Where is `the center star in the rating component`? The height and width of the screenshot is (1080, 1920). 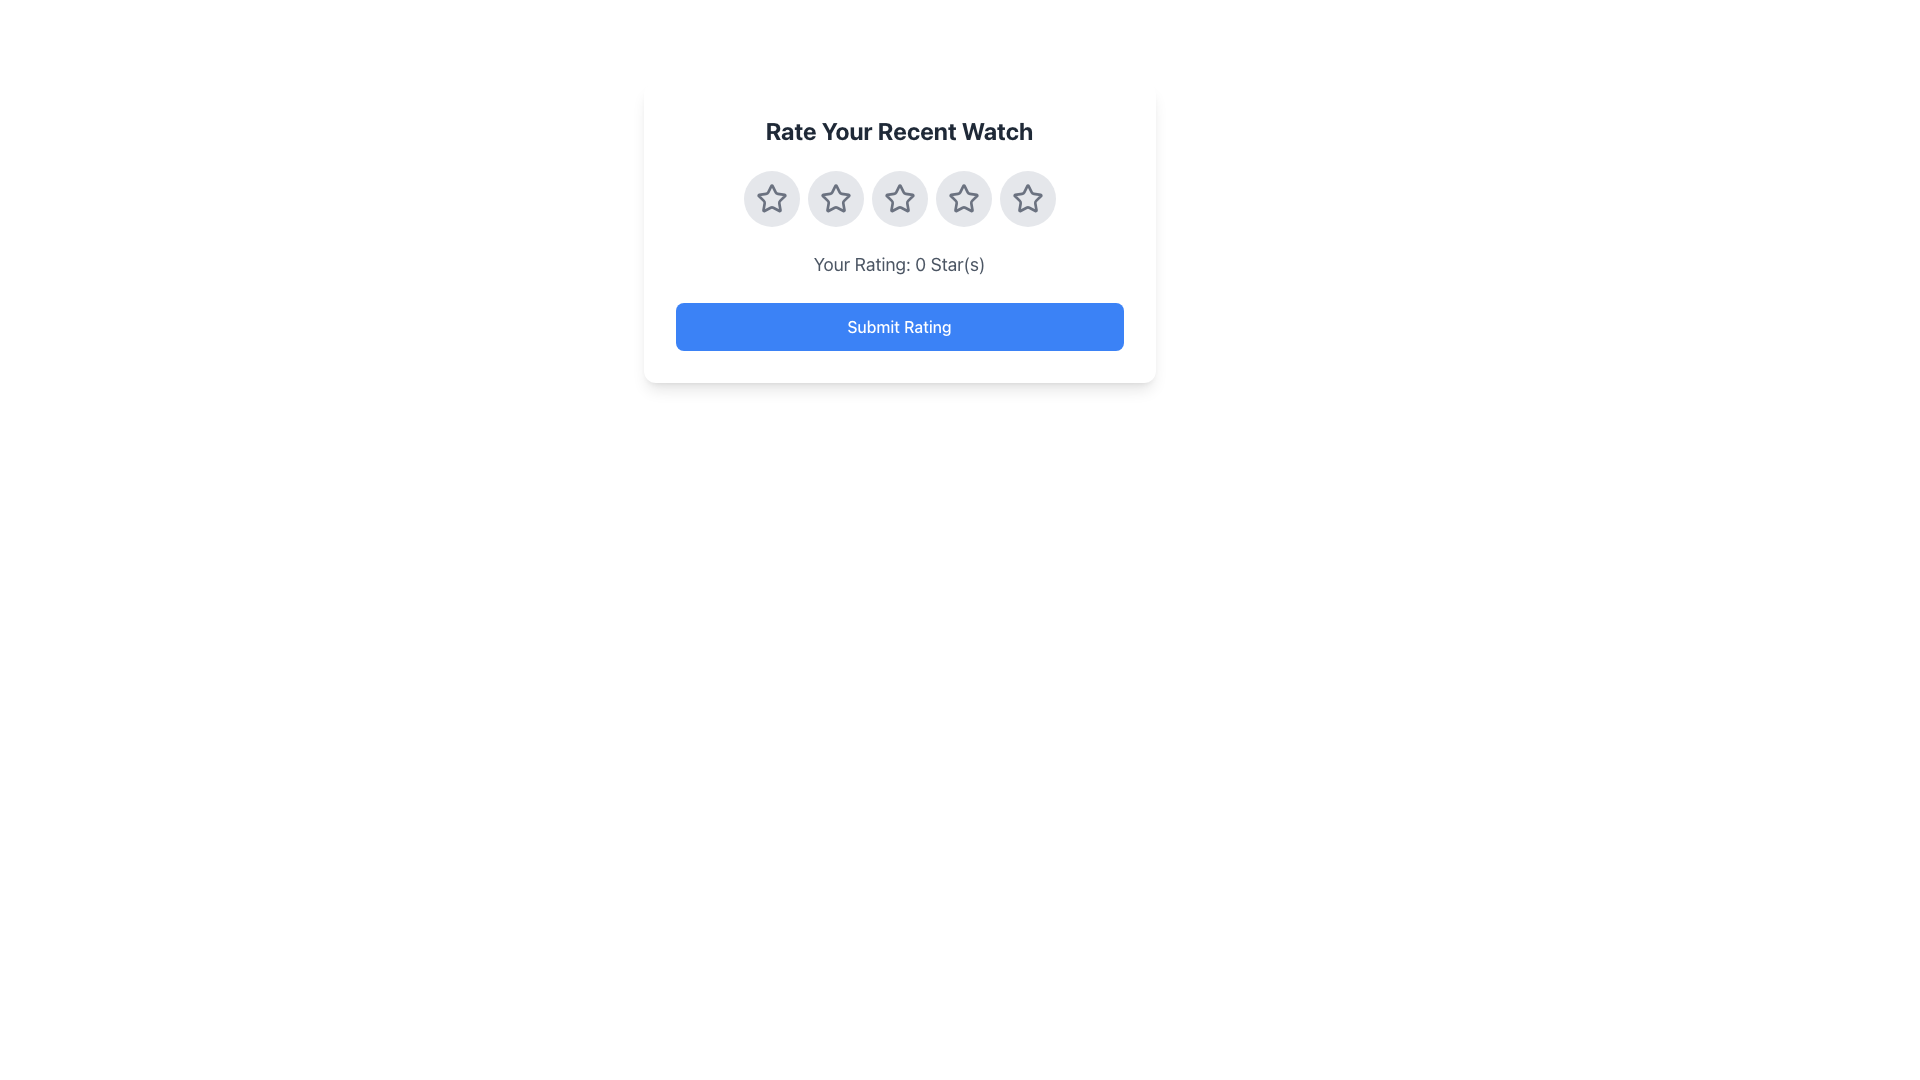 the center star in the rating component is located at coordinates (898, 199).